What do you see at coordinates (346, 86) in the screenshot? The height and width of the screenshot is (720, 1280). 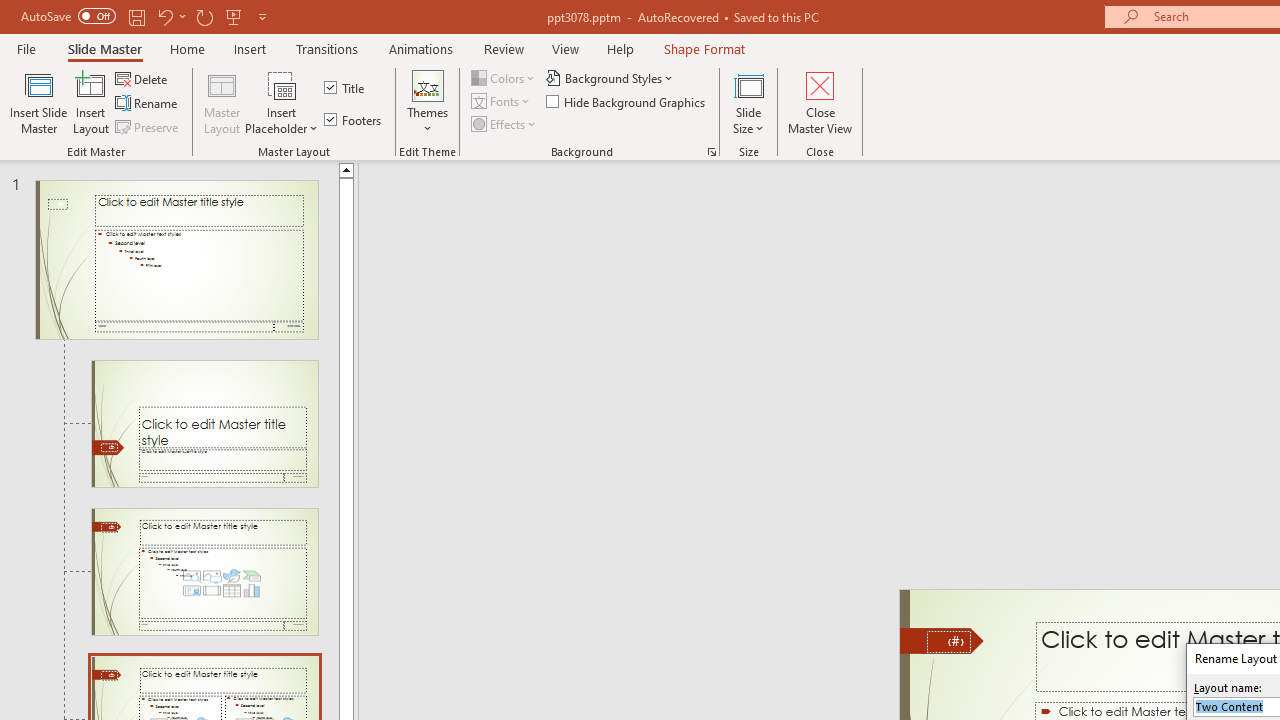 I see `'Title'` at bounding box center [346, 86].